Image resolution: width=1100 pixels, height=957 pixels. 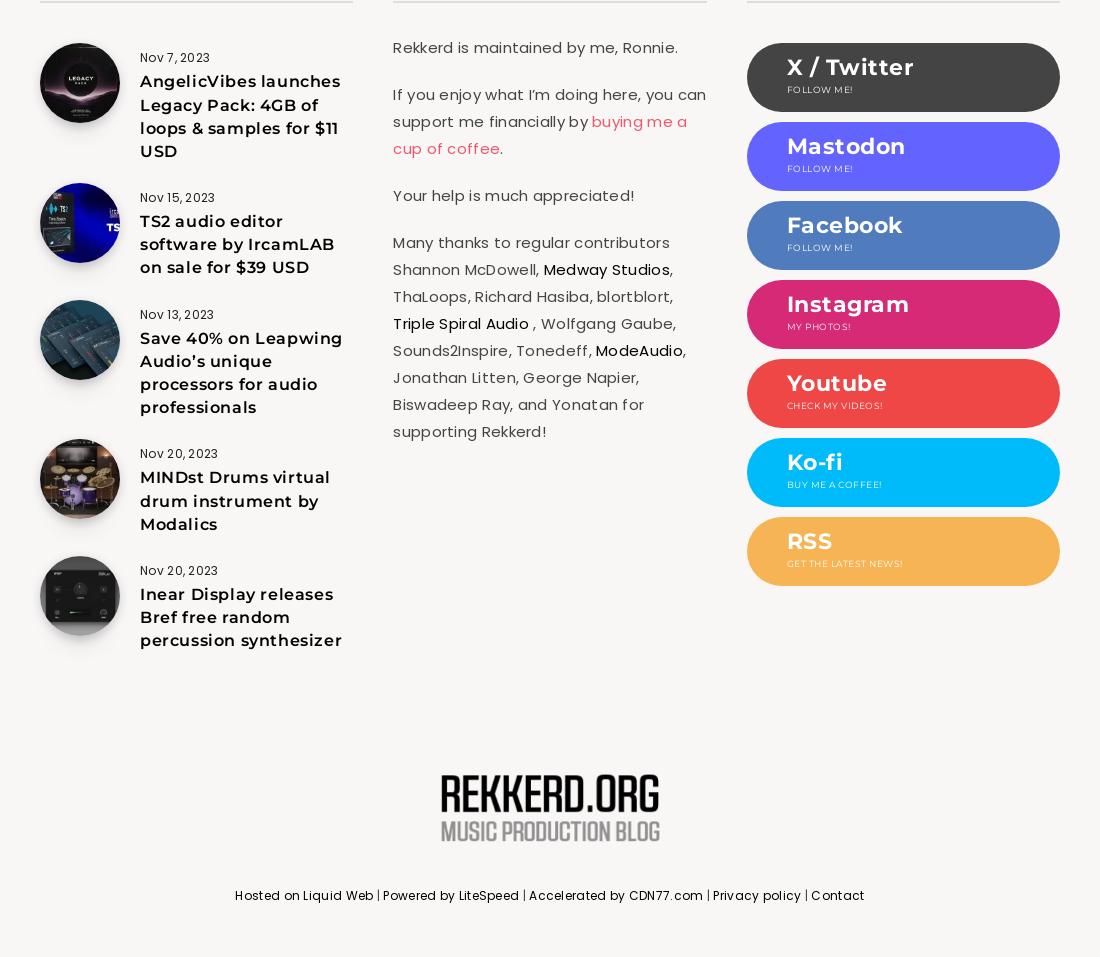 What do you see at coordinates (785, 563) in the screenshot?
I see `'Get the latest news!'` at bounding box center [785, 563].